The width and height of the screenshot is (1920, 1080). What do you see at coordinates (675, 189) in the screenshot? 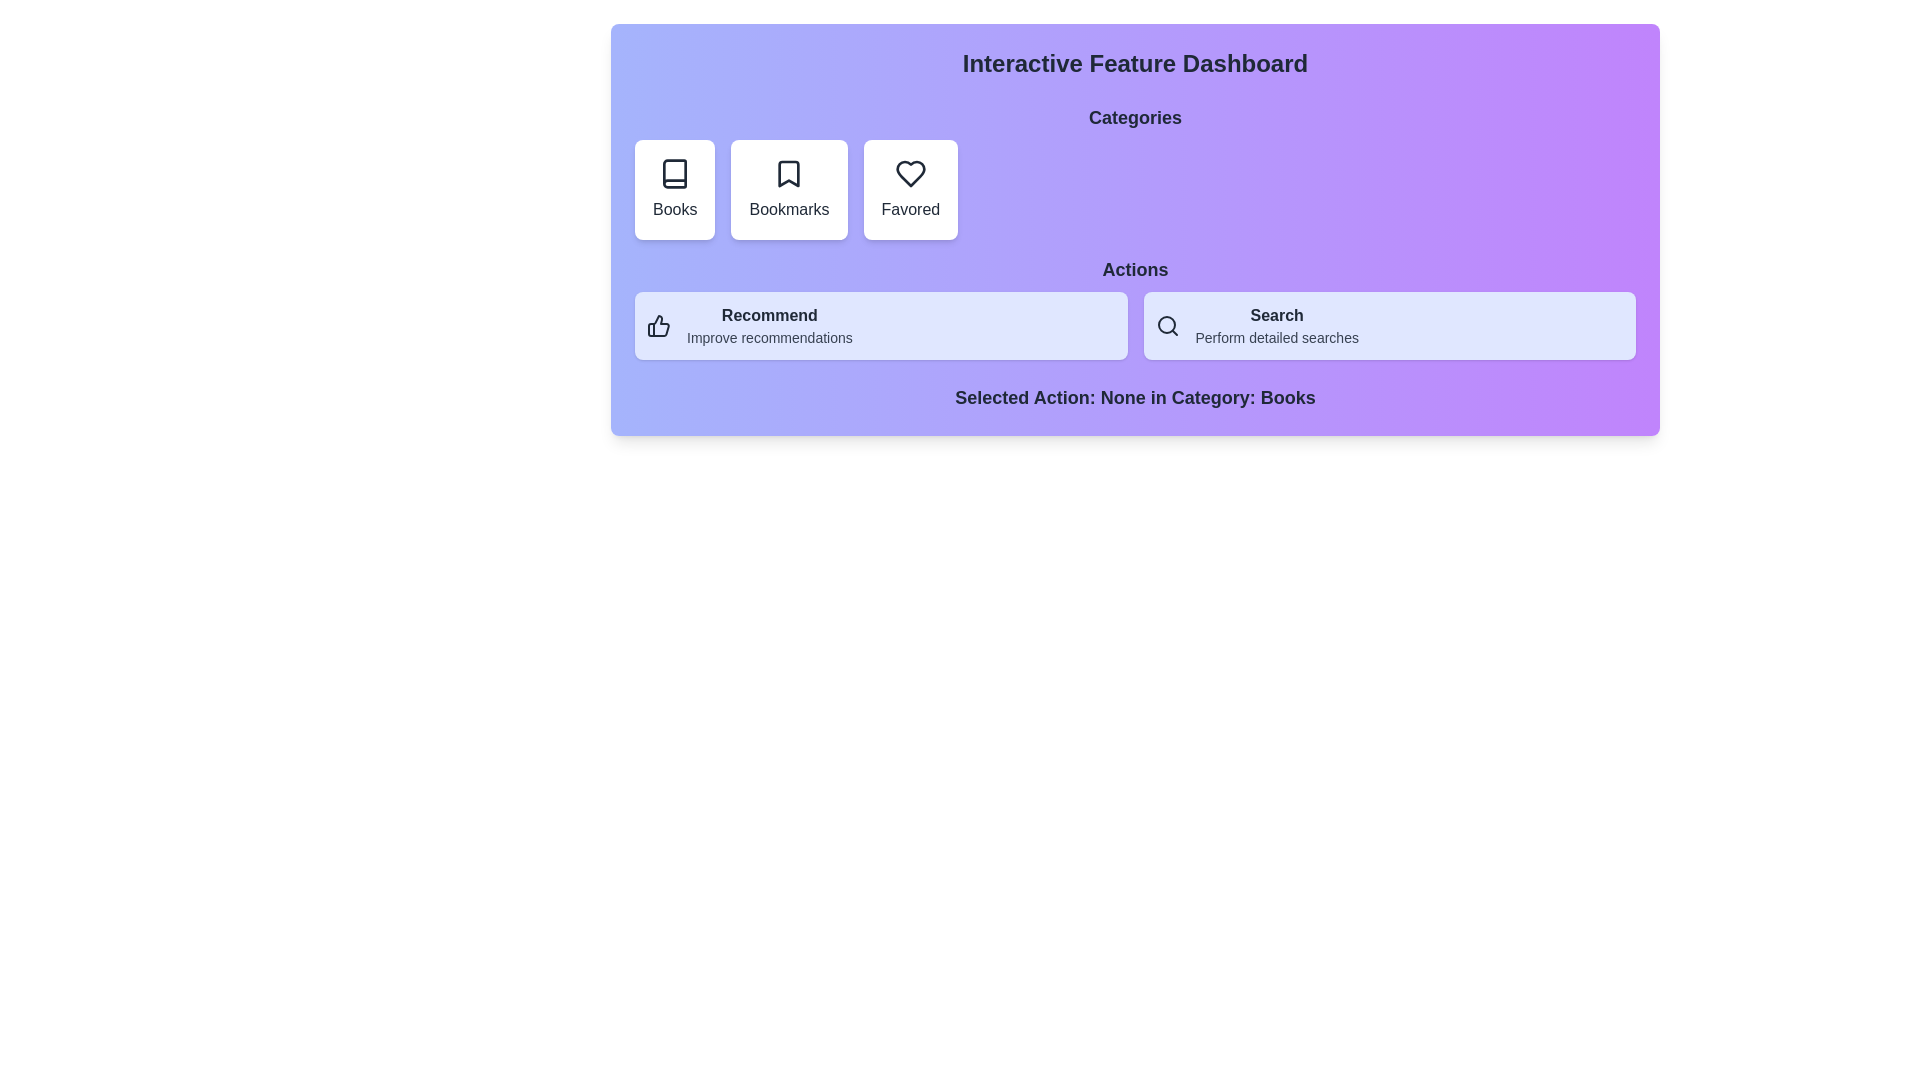
I see `the 'Books' category selector card, which is the first card in a set of three under the 'Categories' section, to provide visual feedback` at bounding box center [675, 189].